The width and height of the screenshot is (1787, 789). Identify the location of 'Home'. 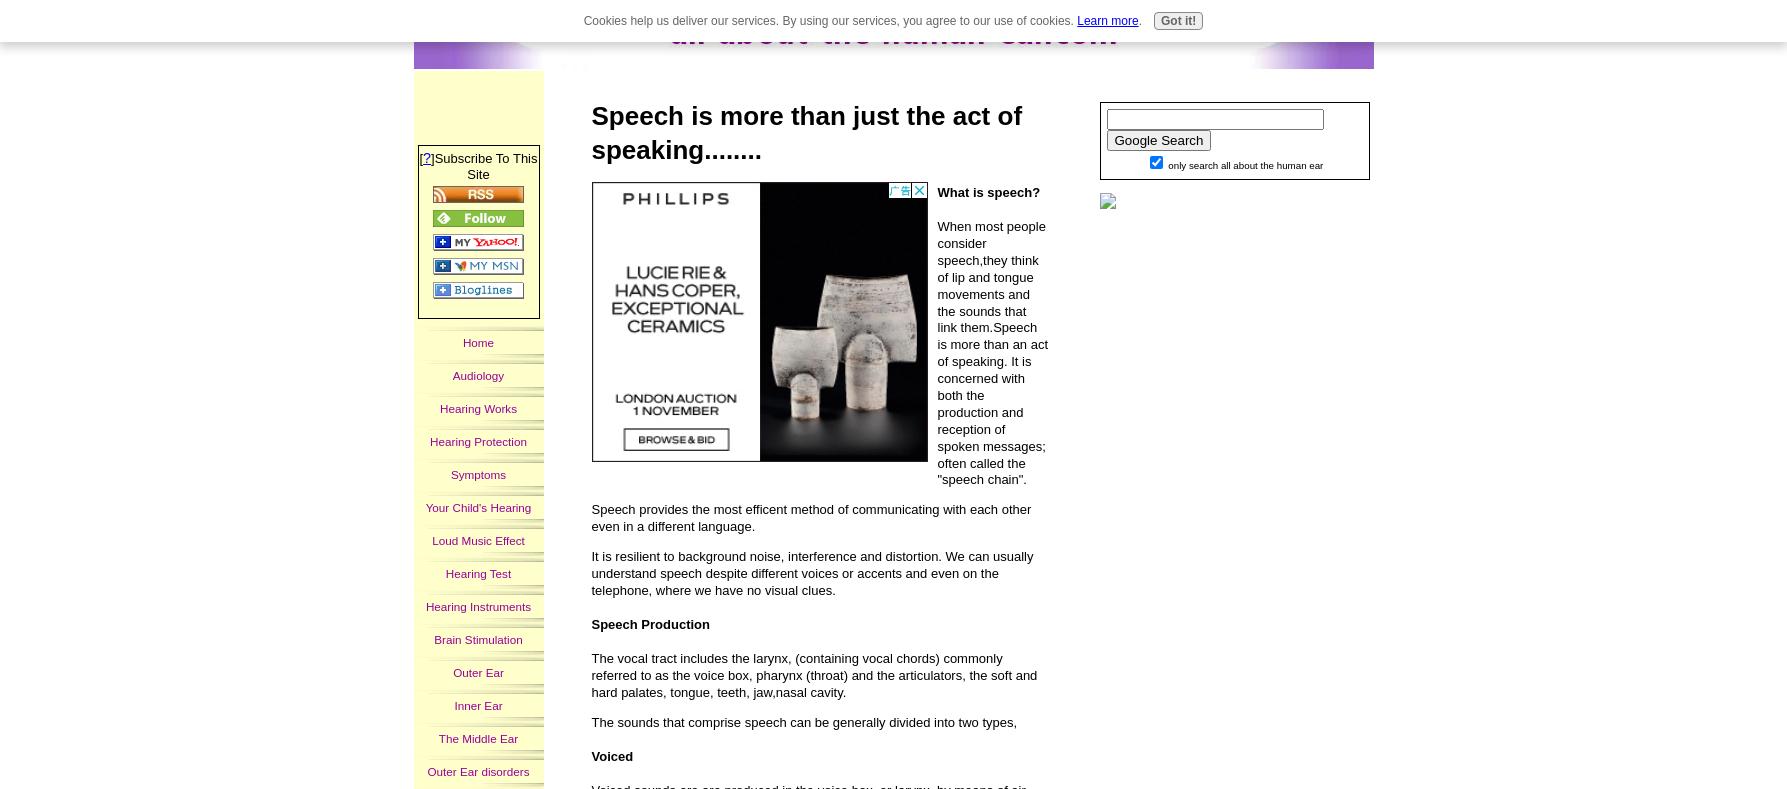
(478, 340).